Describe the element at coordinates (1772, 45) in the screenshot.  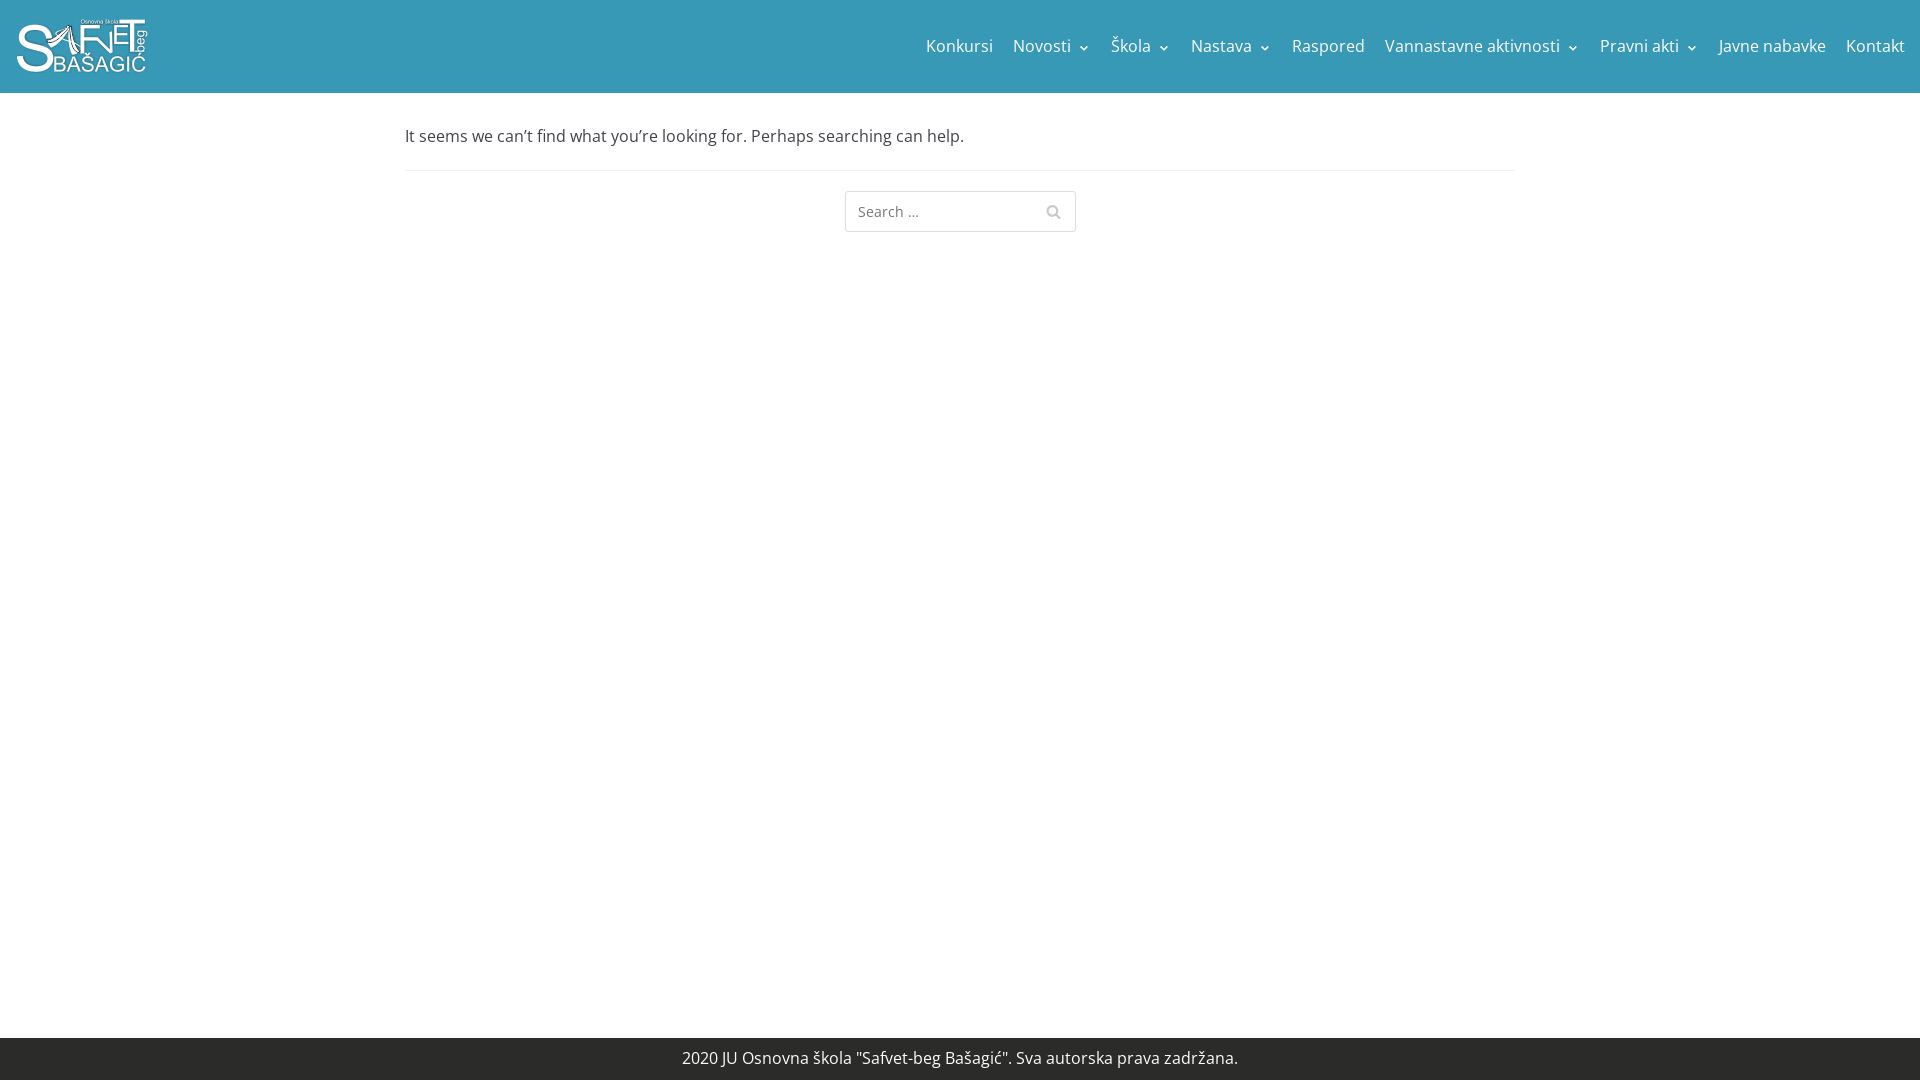
I see `'Javne nabavke'` at that location.